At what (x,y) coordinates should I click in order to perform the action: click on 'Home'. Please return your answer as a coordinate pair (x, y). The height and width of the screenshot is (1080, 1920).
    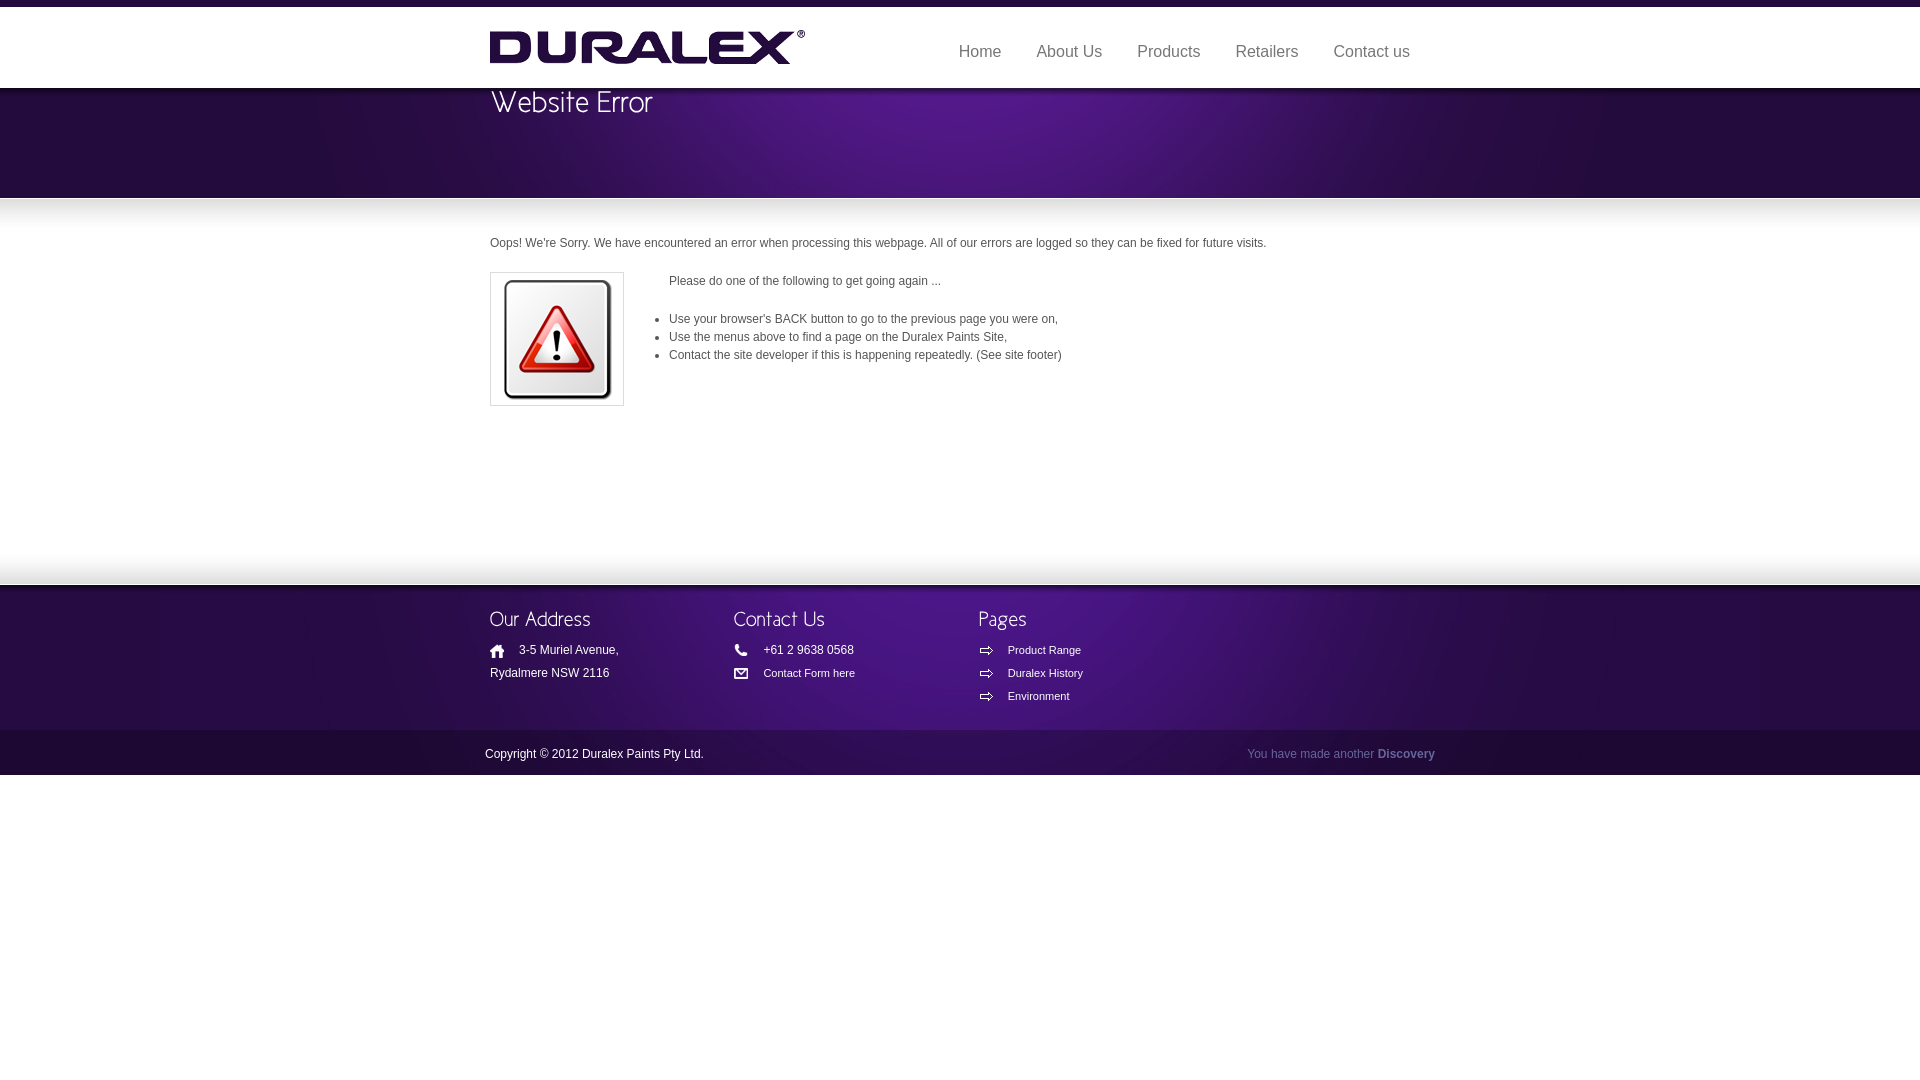
    Looking at the image, I should click on (980, 51).